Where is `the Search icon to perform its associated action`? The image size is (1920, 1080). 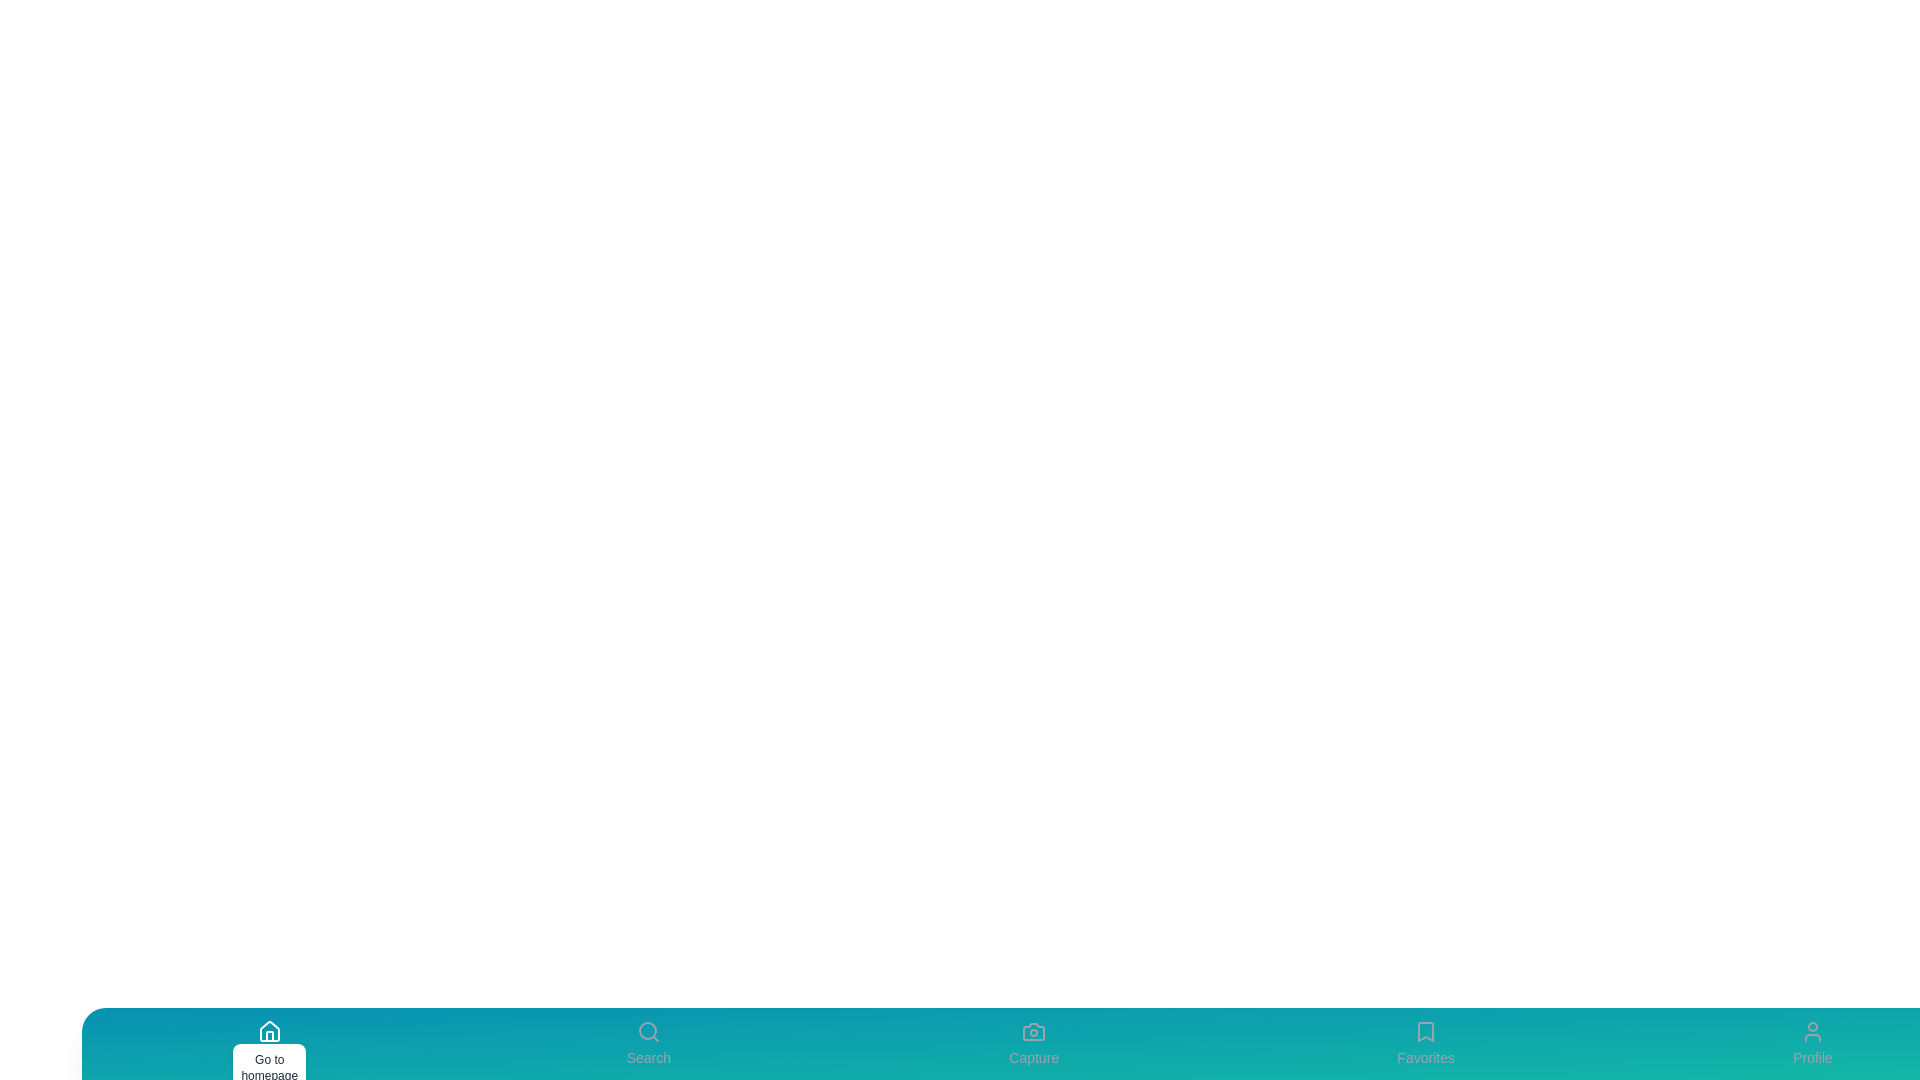 the Search icon to perform its associated action is located at coordinates (648, 1043).